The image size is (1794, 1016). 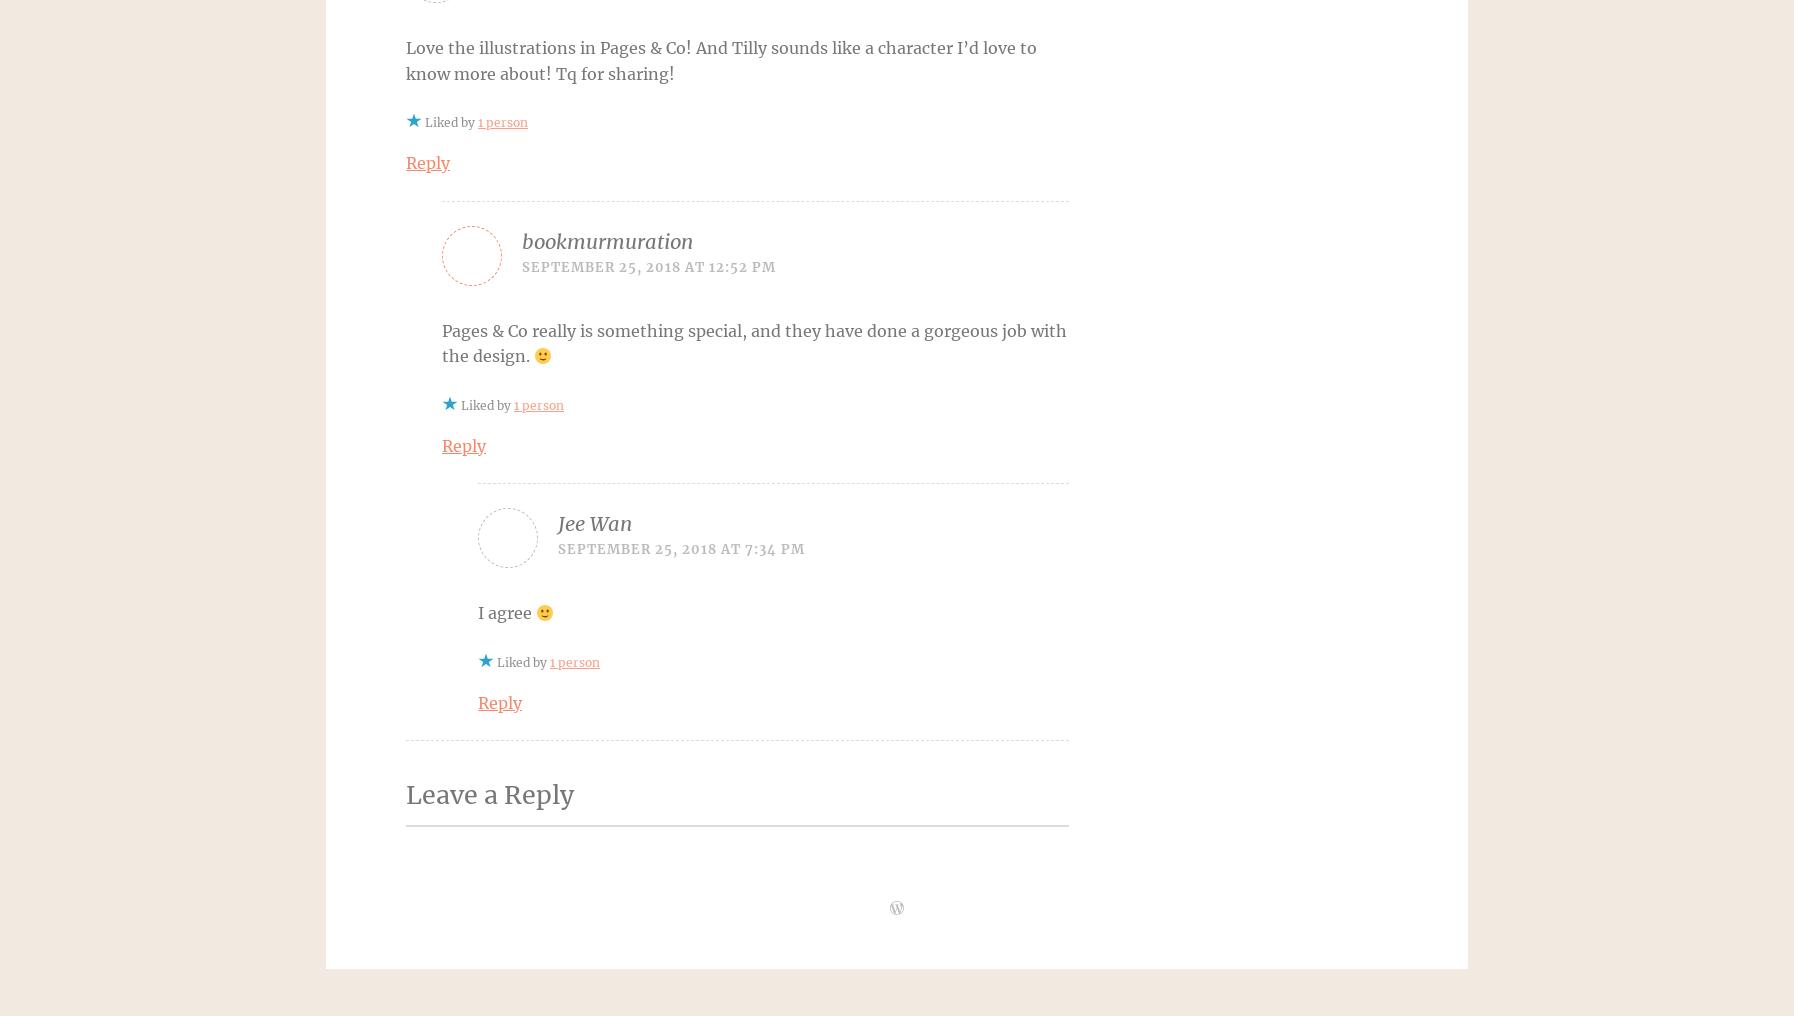 I want to click on 'bookmurmuration', so click(x=607, y=240).